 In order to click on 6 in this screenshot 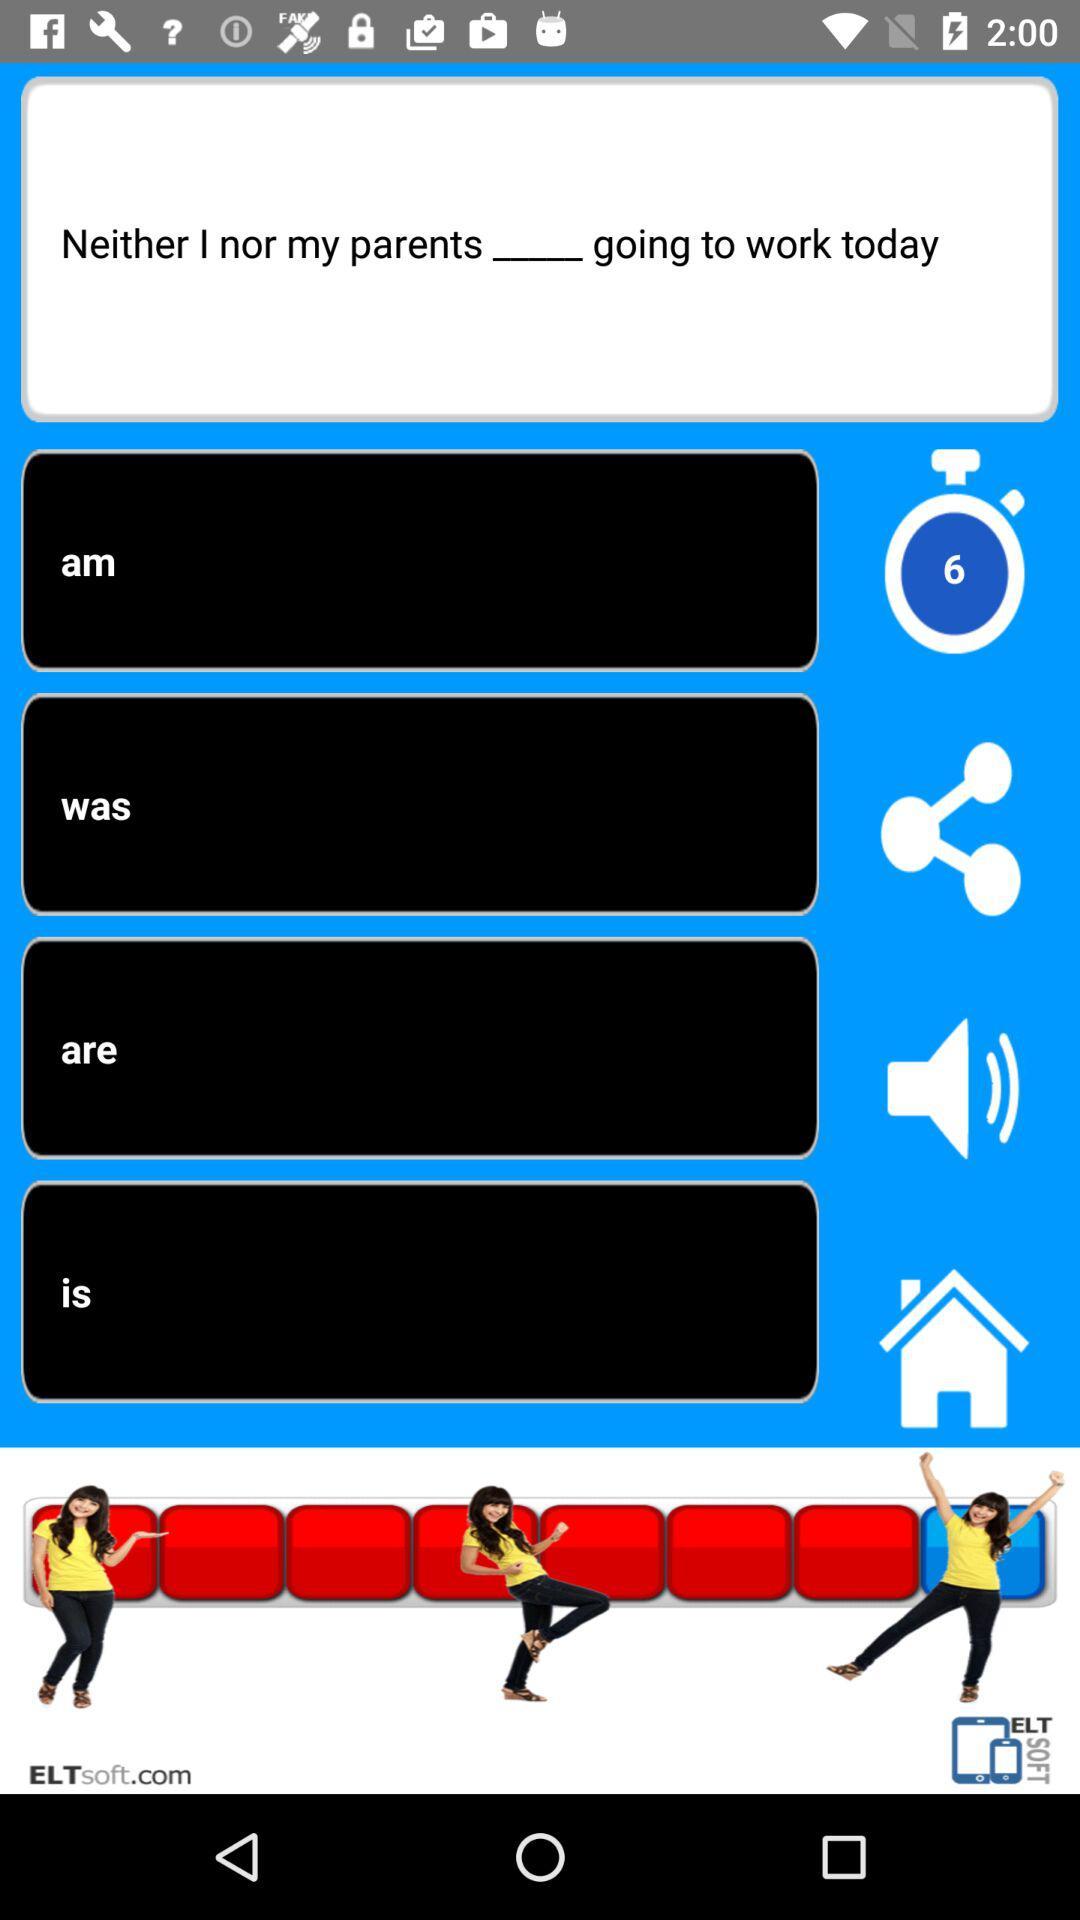, I will do `click(952, 567)`.